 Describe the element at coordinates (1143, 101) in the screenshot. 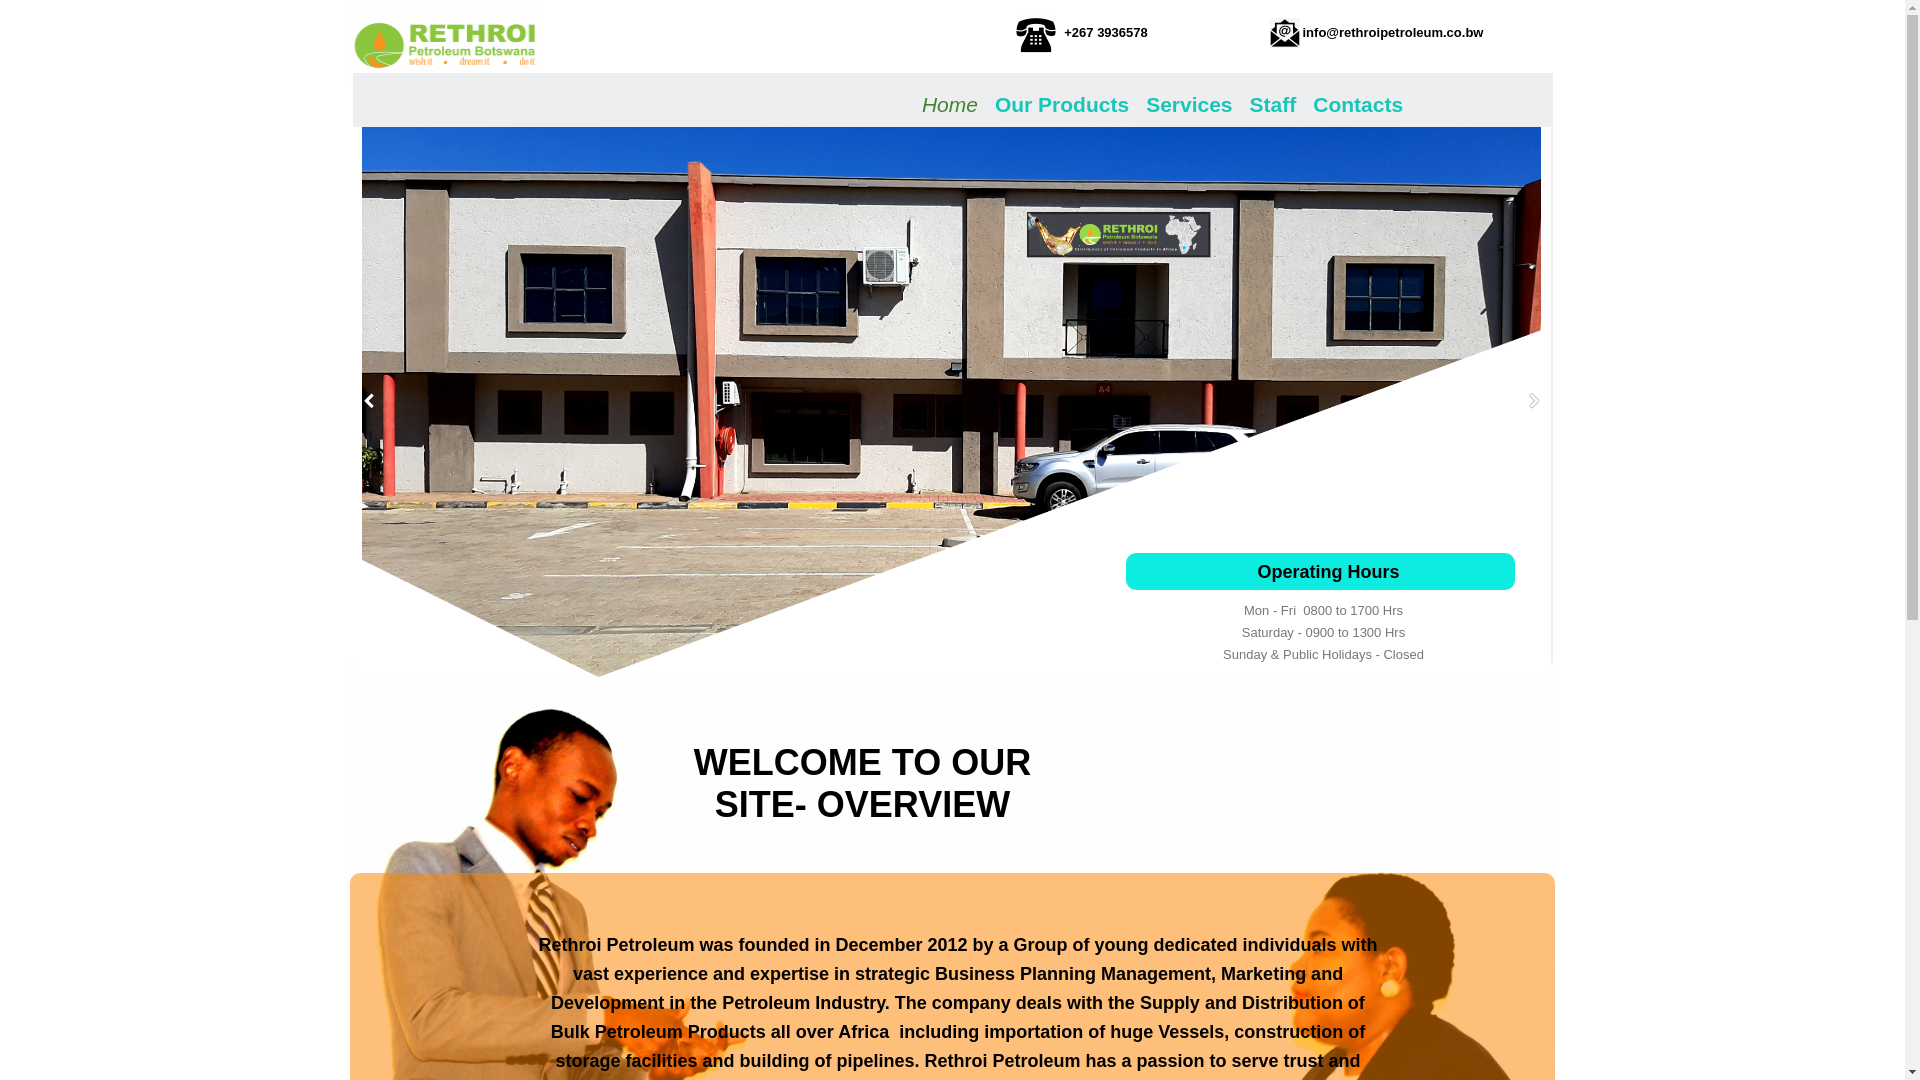

I see `'Services'` at that location.